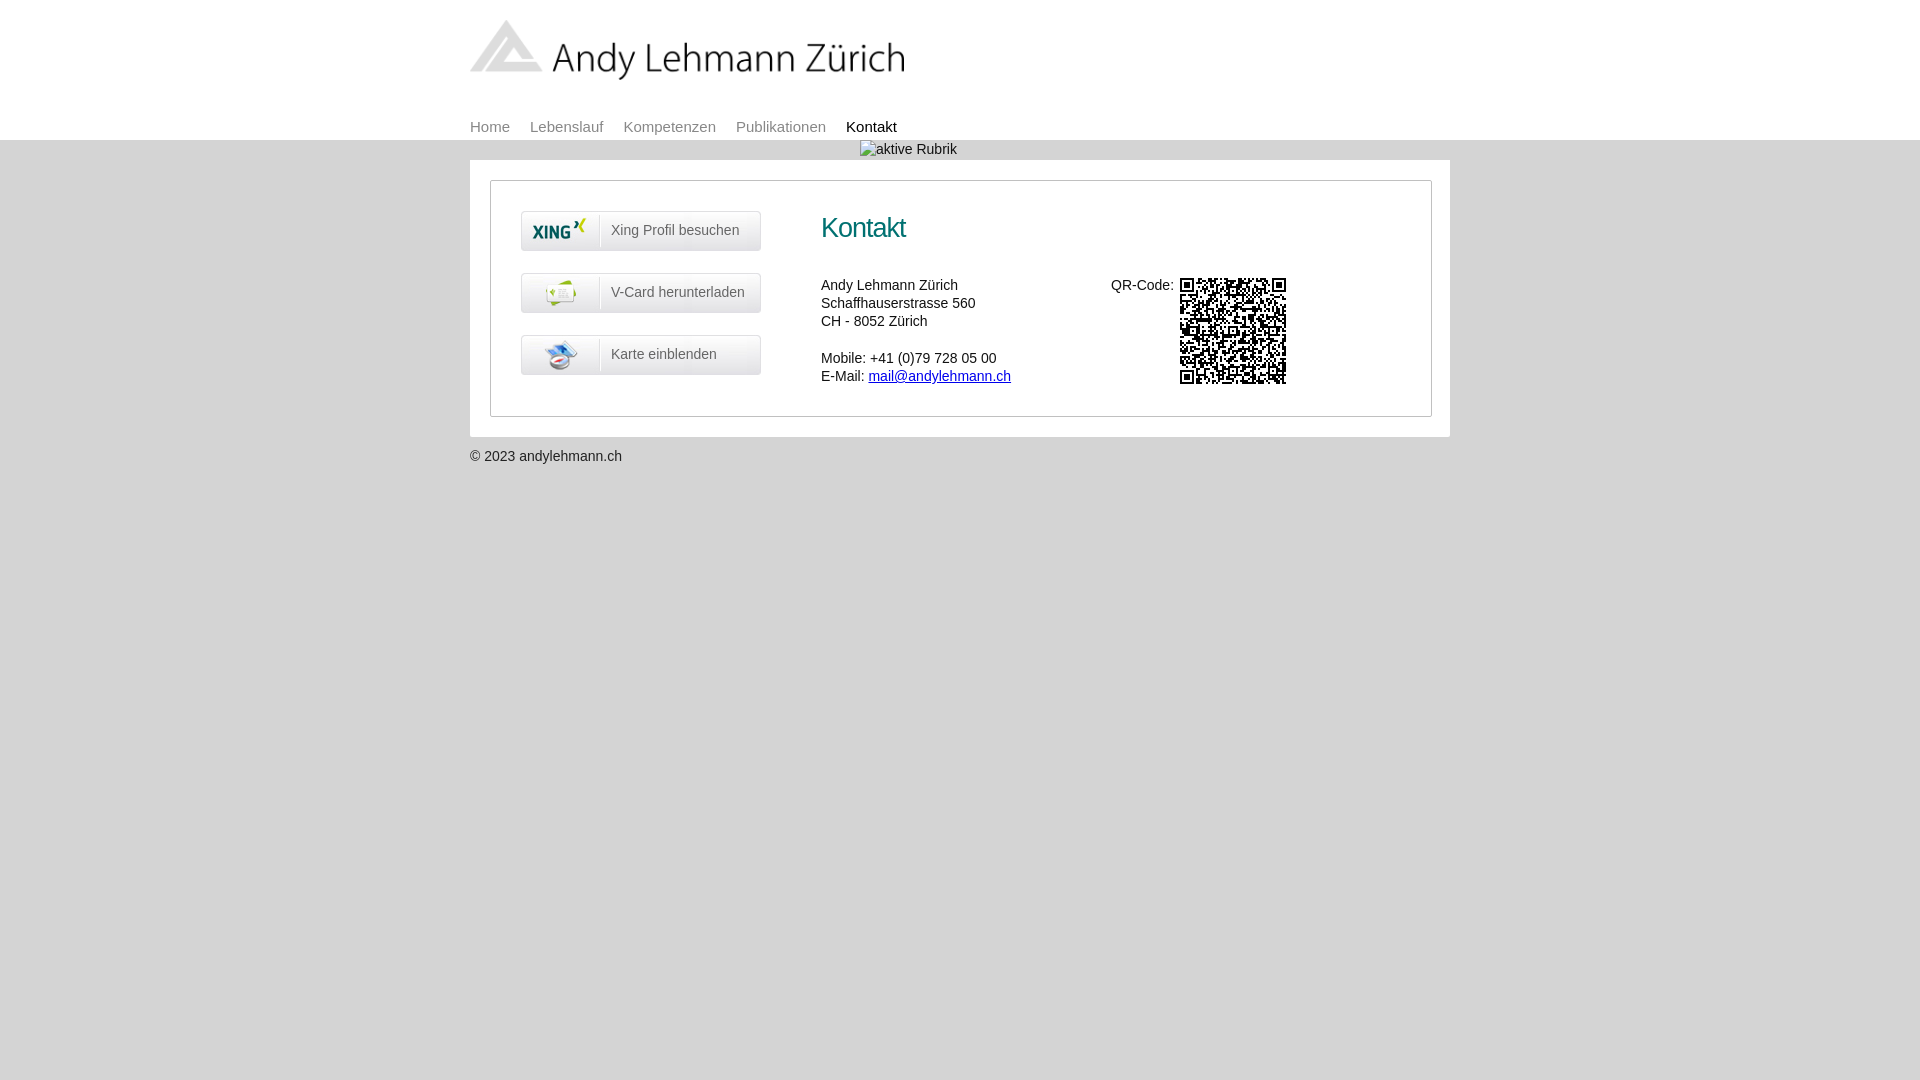 This screenshot has width=1920, height=1080. Describe the element at coordinates (489, 126) in the screenshot. I see `'Home'` at that location.